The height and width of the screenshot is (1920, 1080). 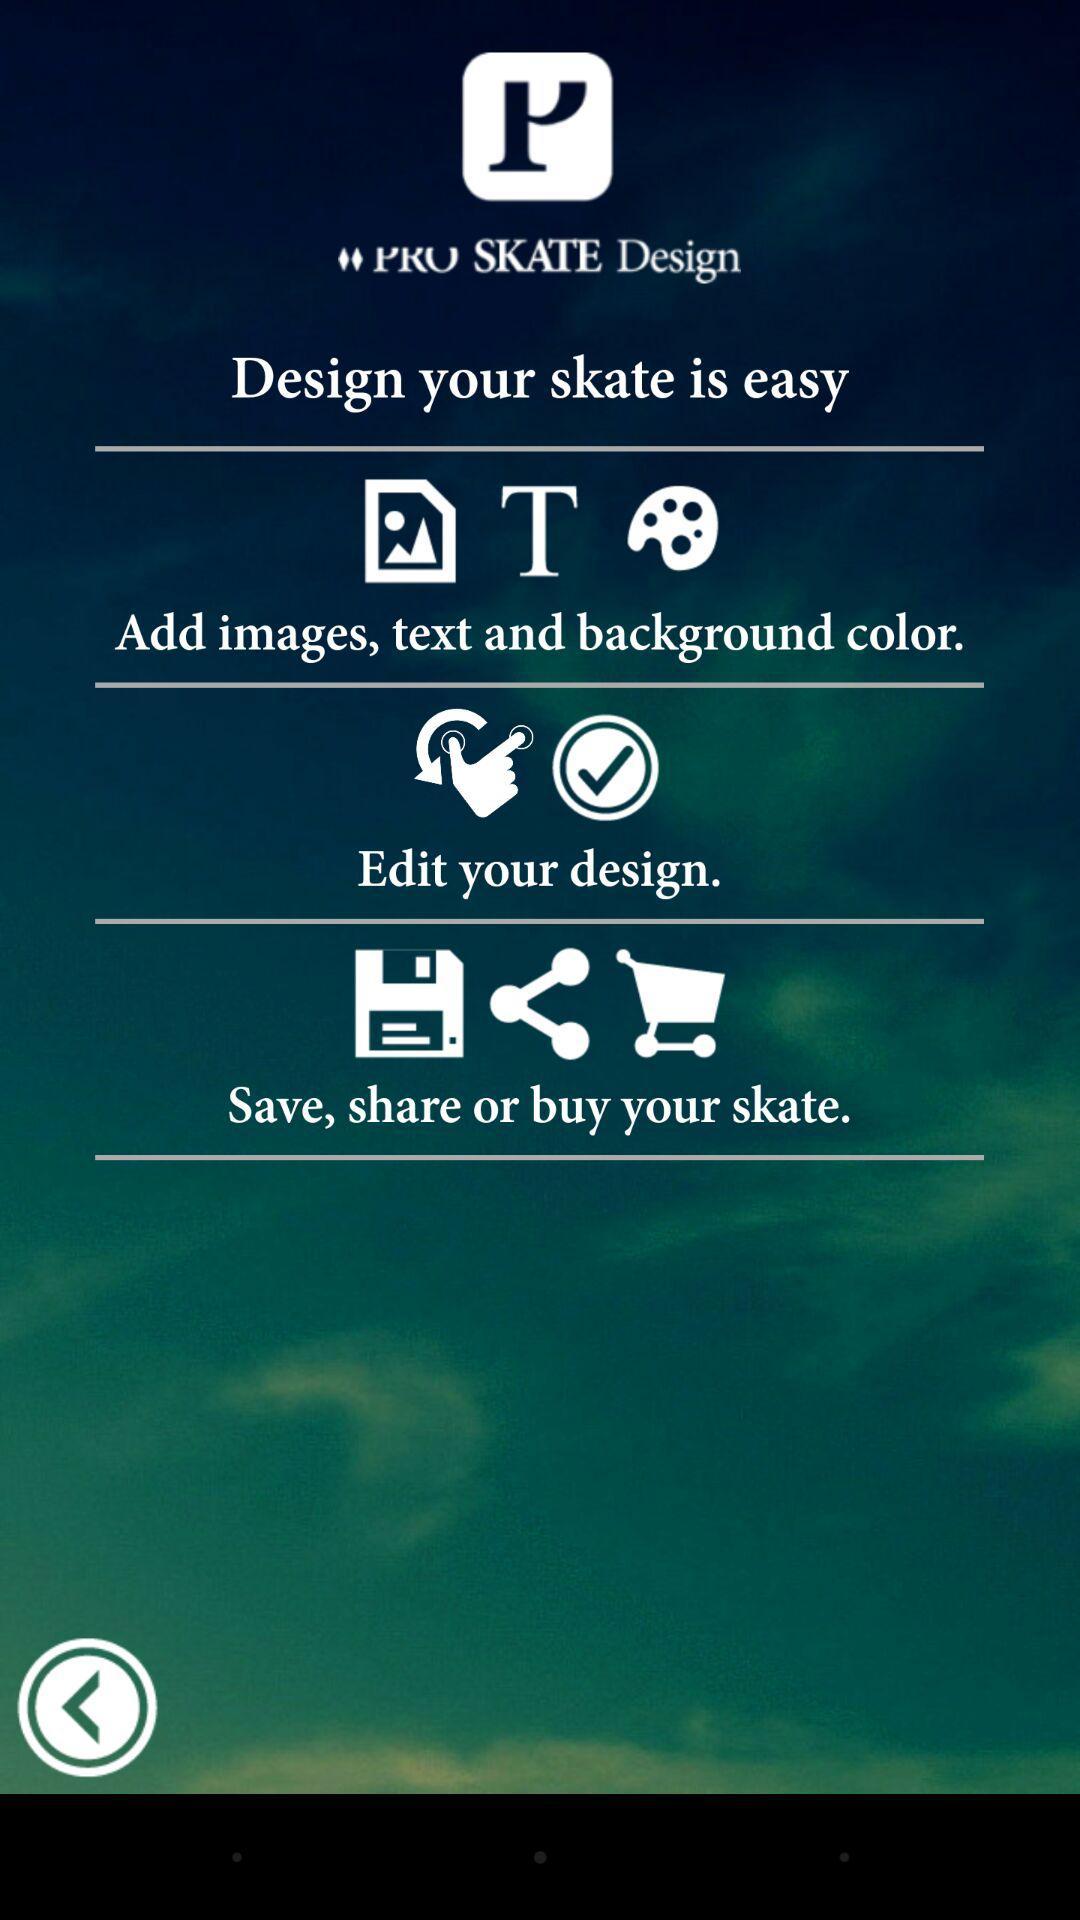 I want to click on share button, so click(x=538, y=1003).